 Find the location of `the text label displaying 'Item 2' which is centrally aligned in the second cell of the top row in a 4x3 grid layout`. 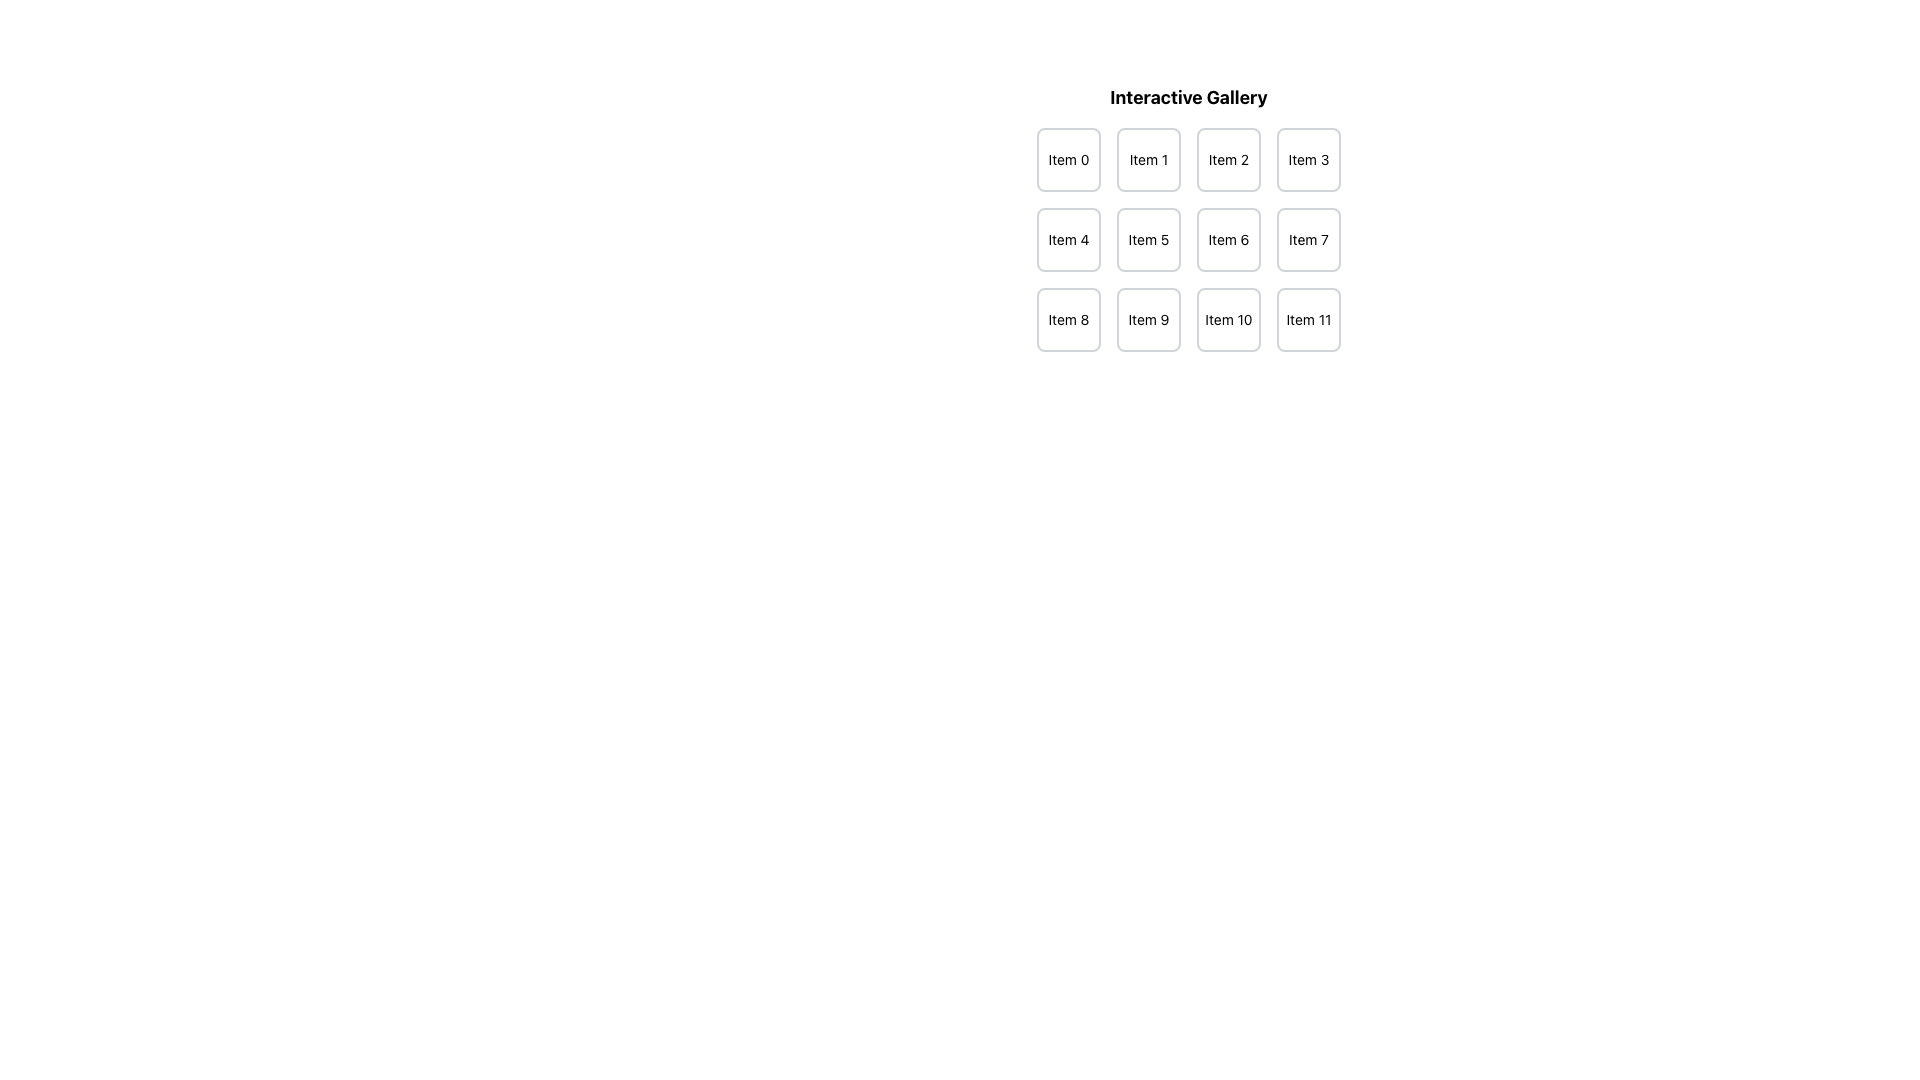

the text label displaying 'Item 2' which is centrally aligned in the second cell of the top row in a 4x3 grid layout is located at coordinates (1227, 158).